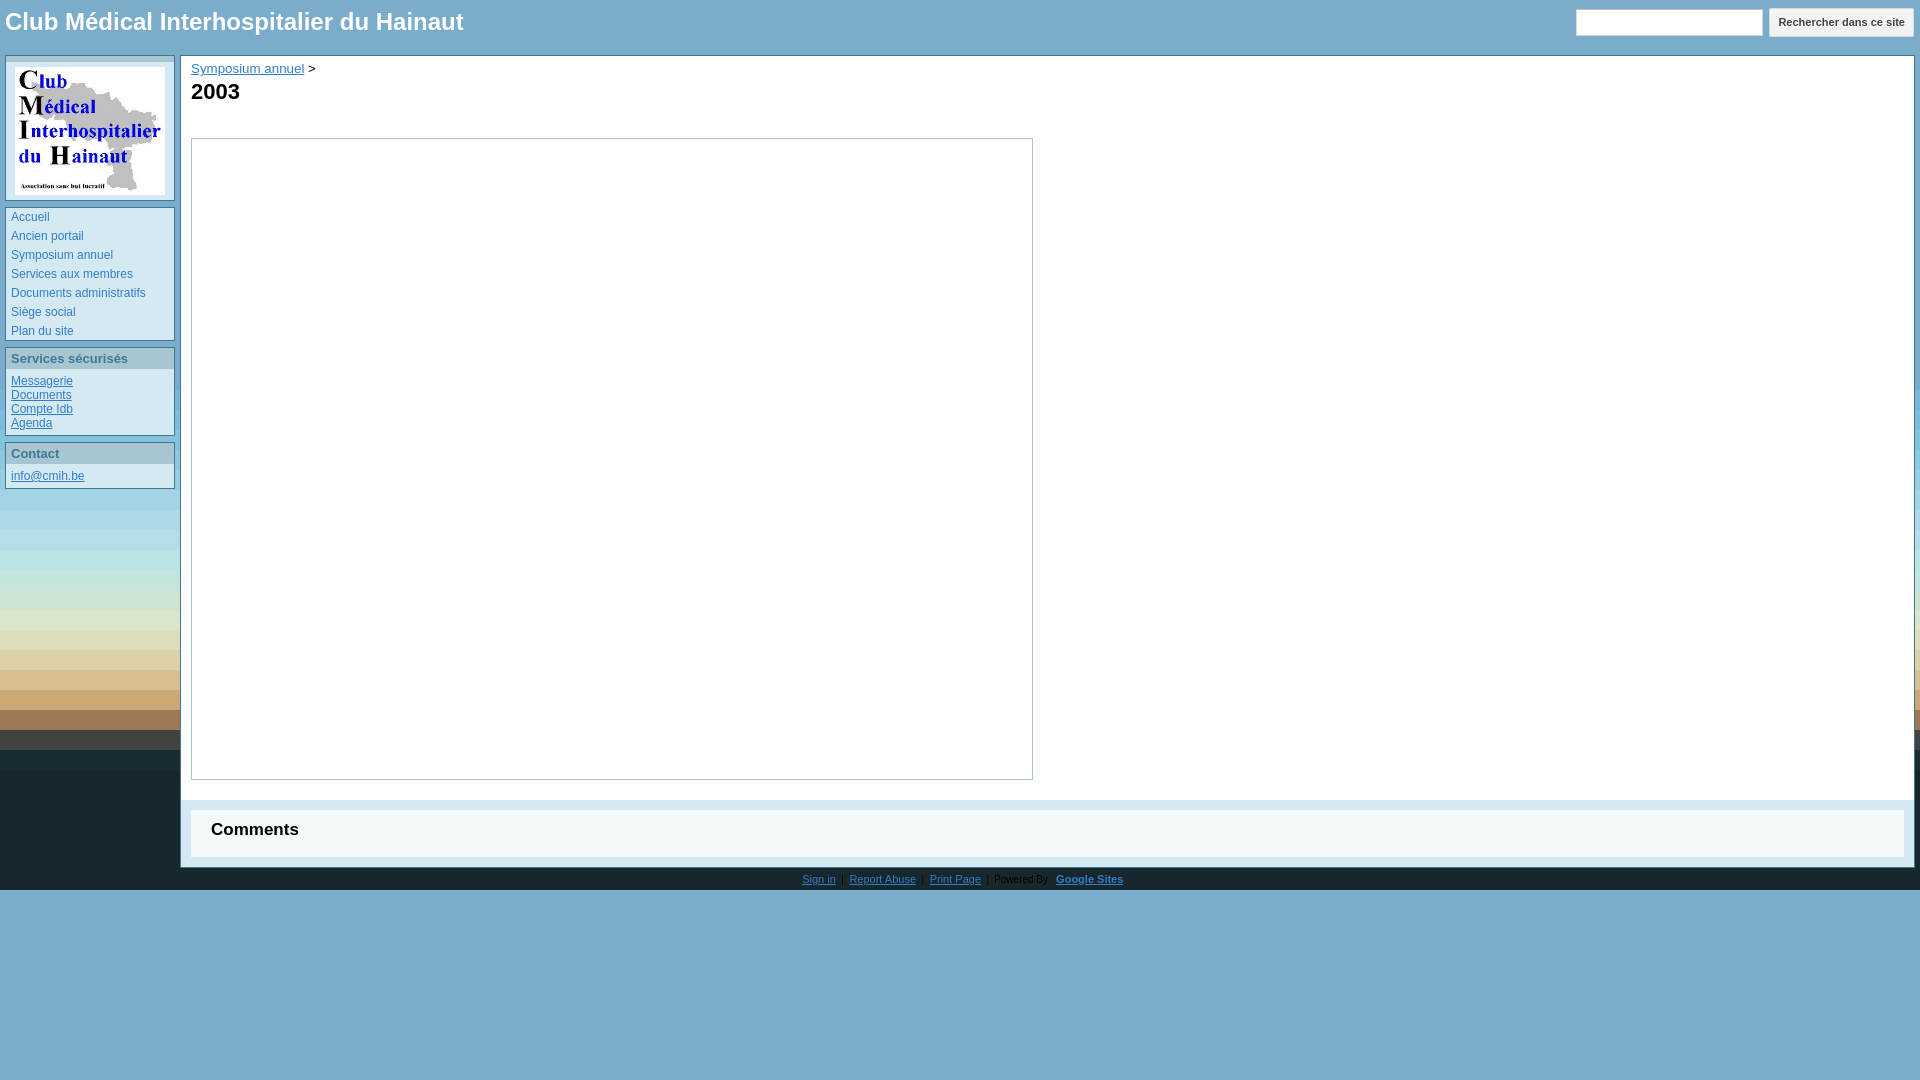 The image size is (1920, 1080). What do you see at coordinates (881, 878) in the screenshot?
I see `'Report Abuse'` at bounding box center [881, 878].